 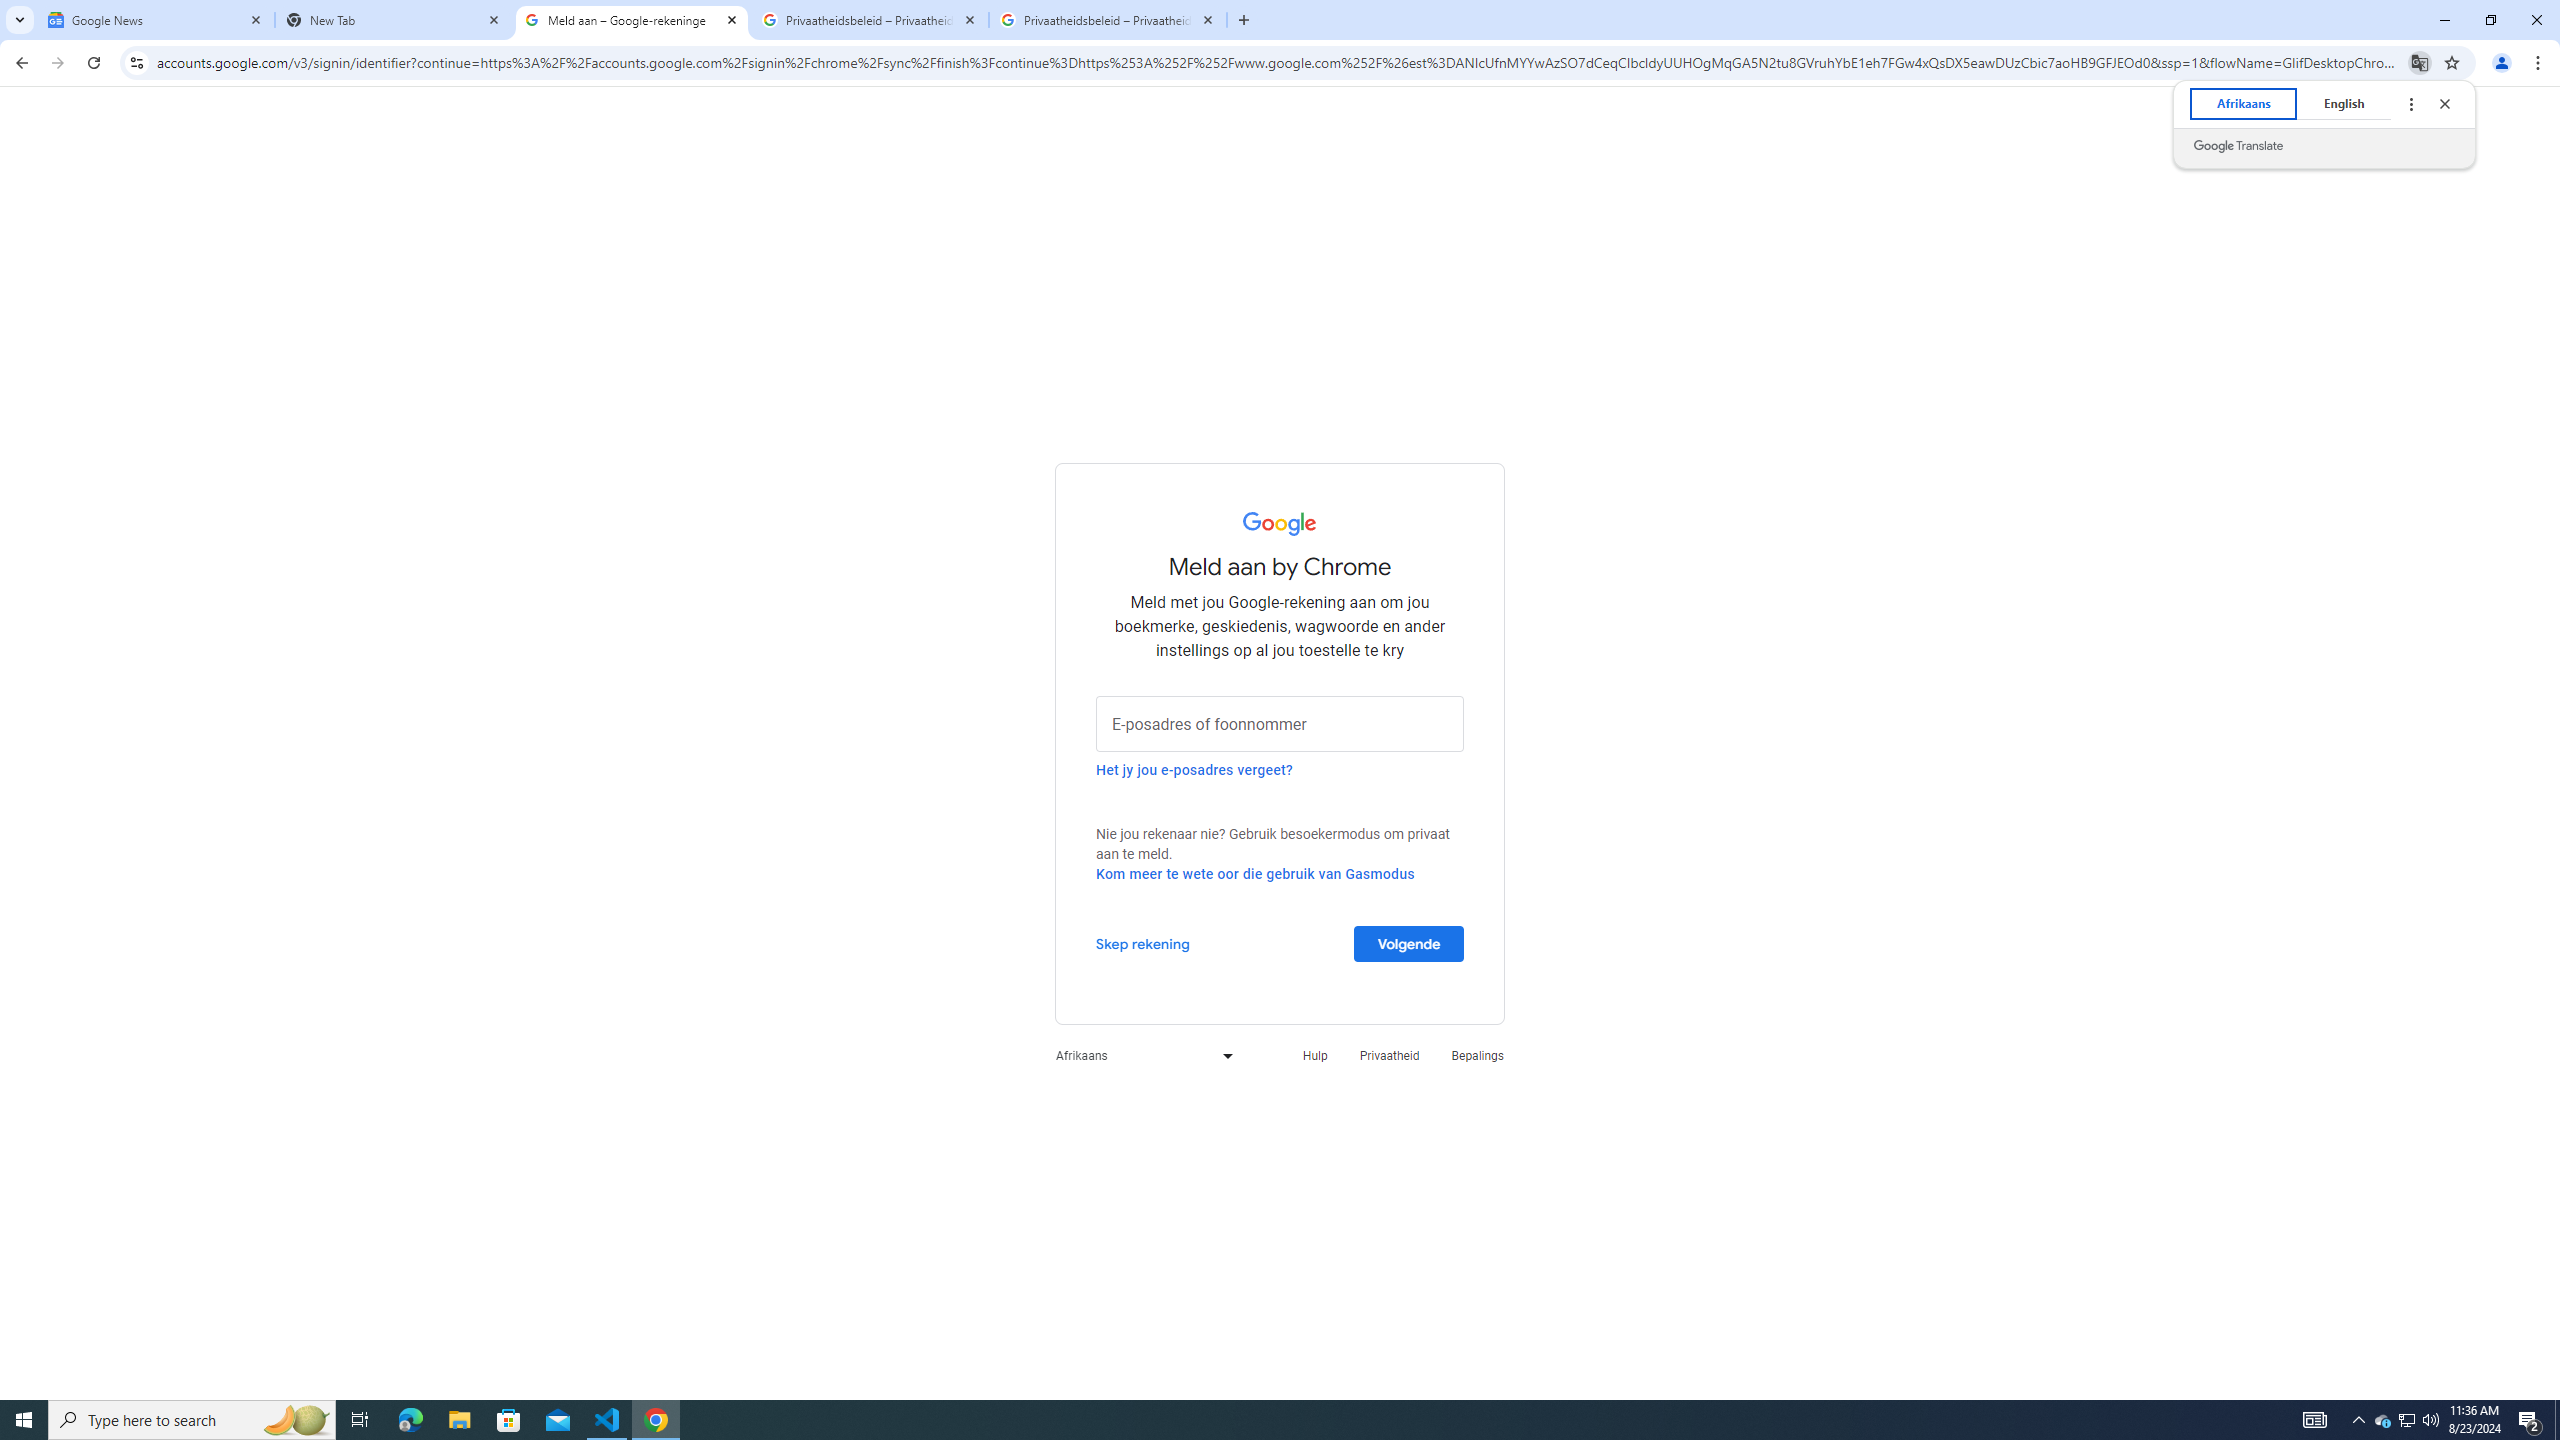 I want to click on 'Het jy jou e-posadres vergeet?', so click(x=1194, y=769).